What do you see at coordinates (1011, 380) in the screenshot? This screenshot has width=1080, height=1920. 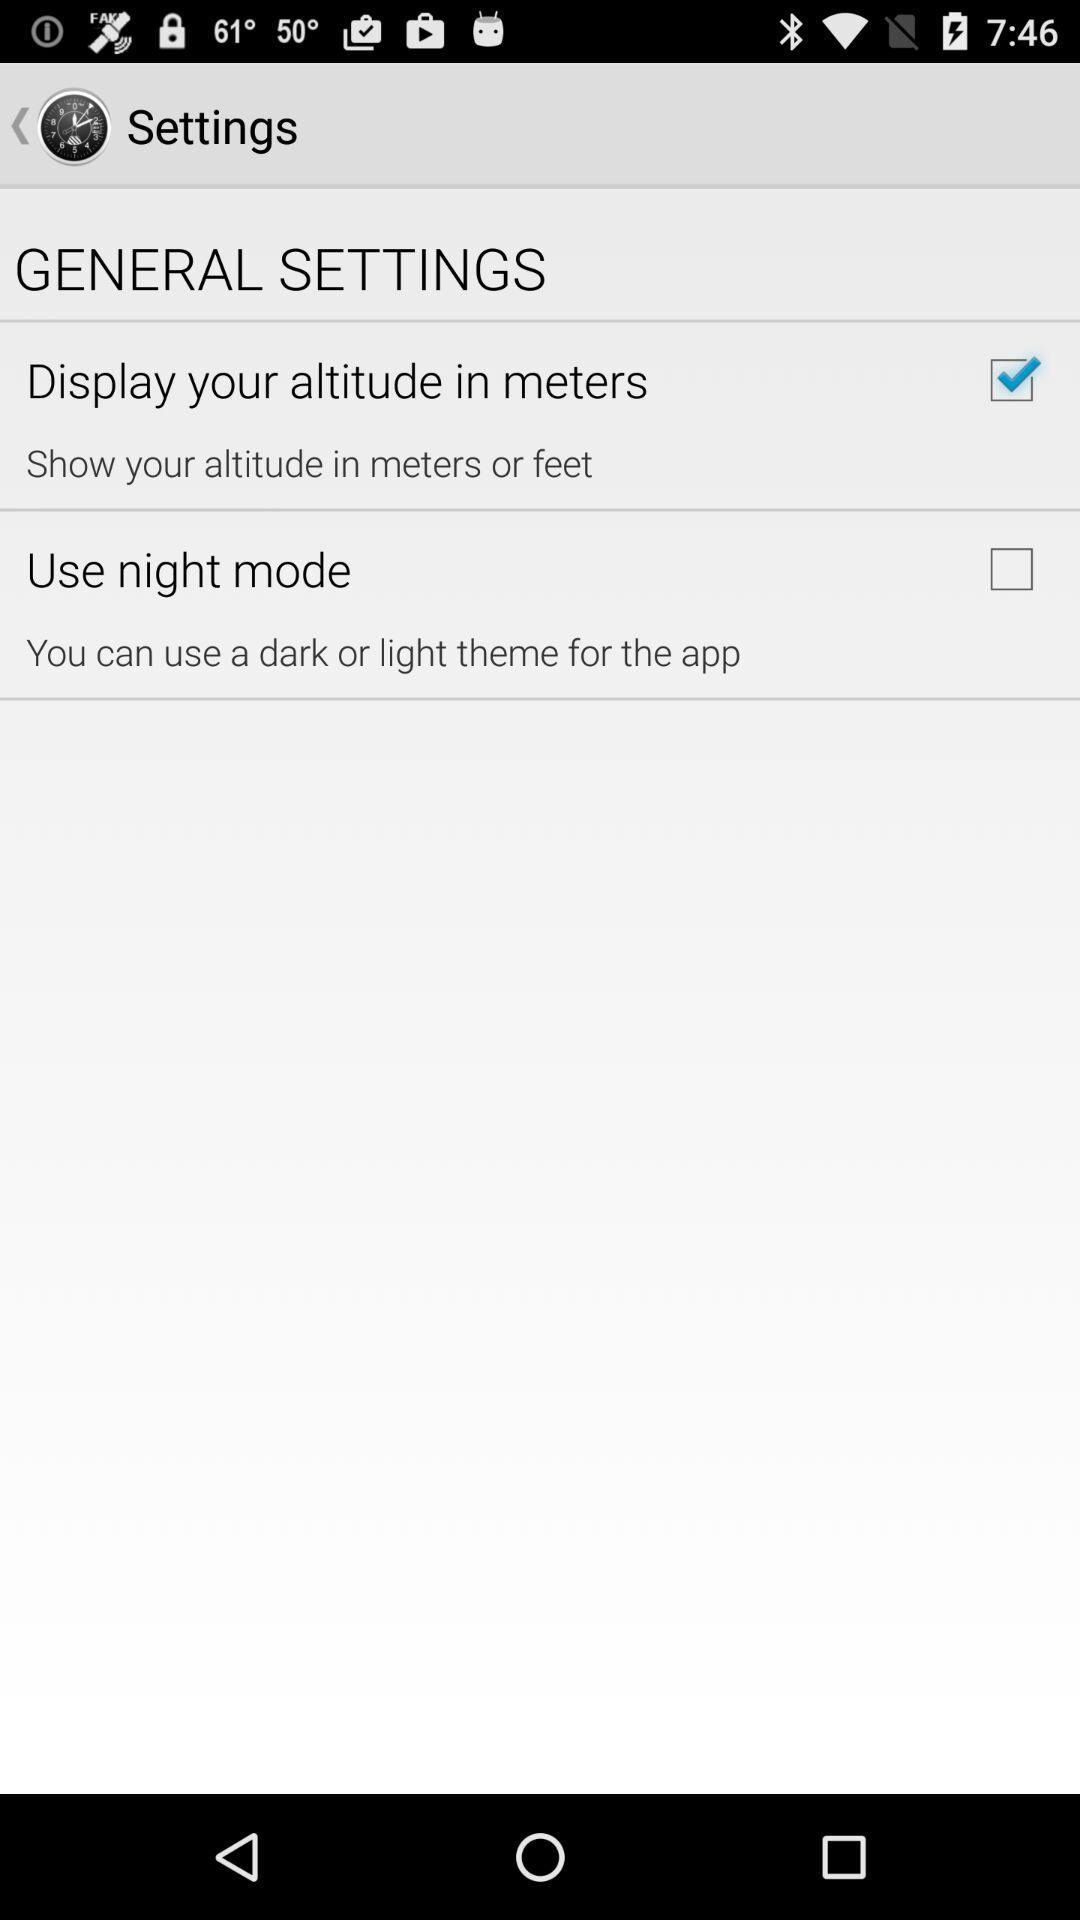 I see `the option to show your altitude in meters` at bounding box center [1011, 380].